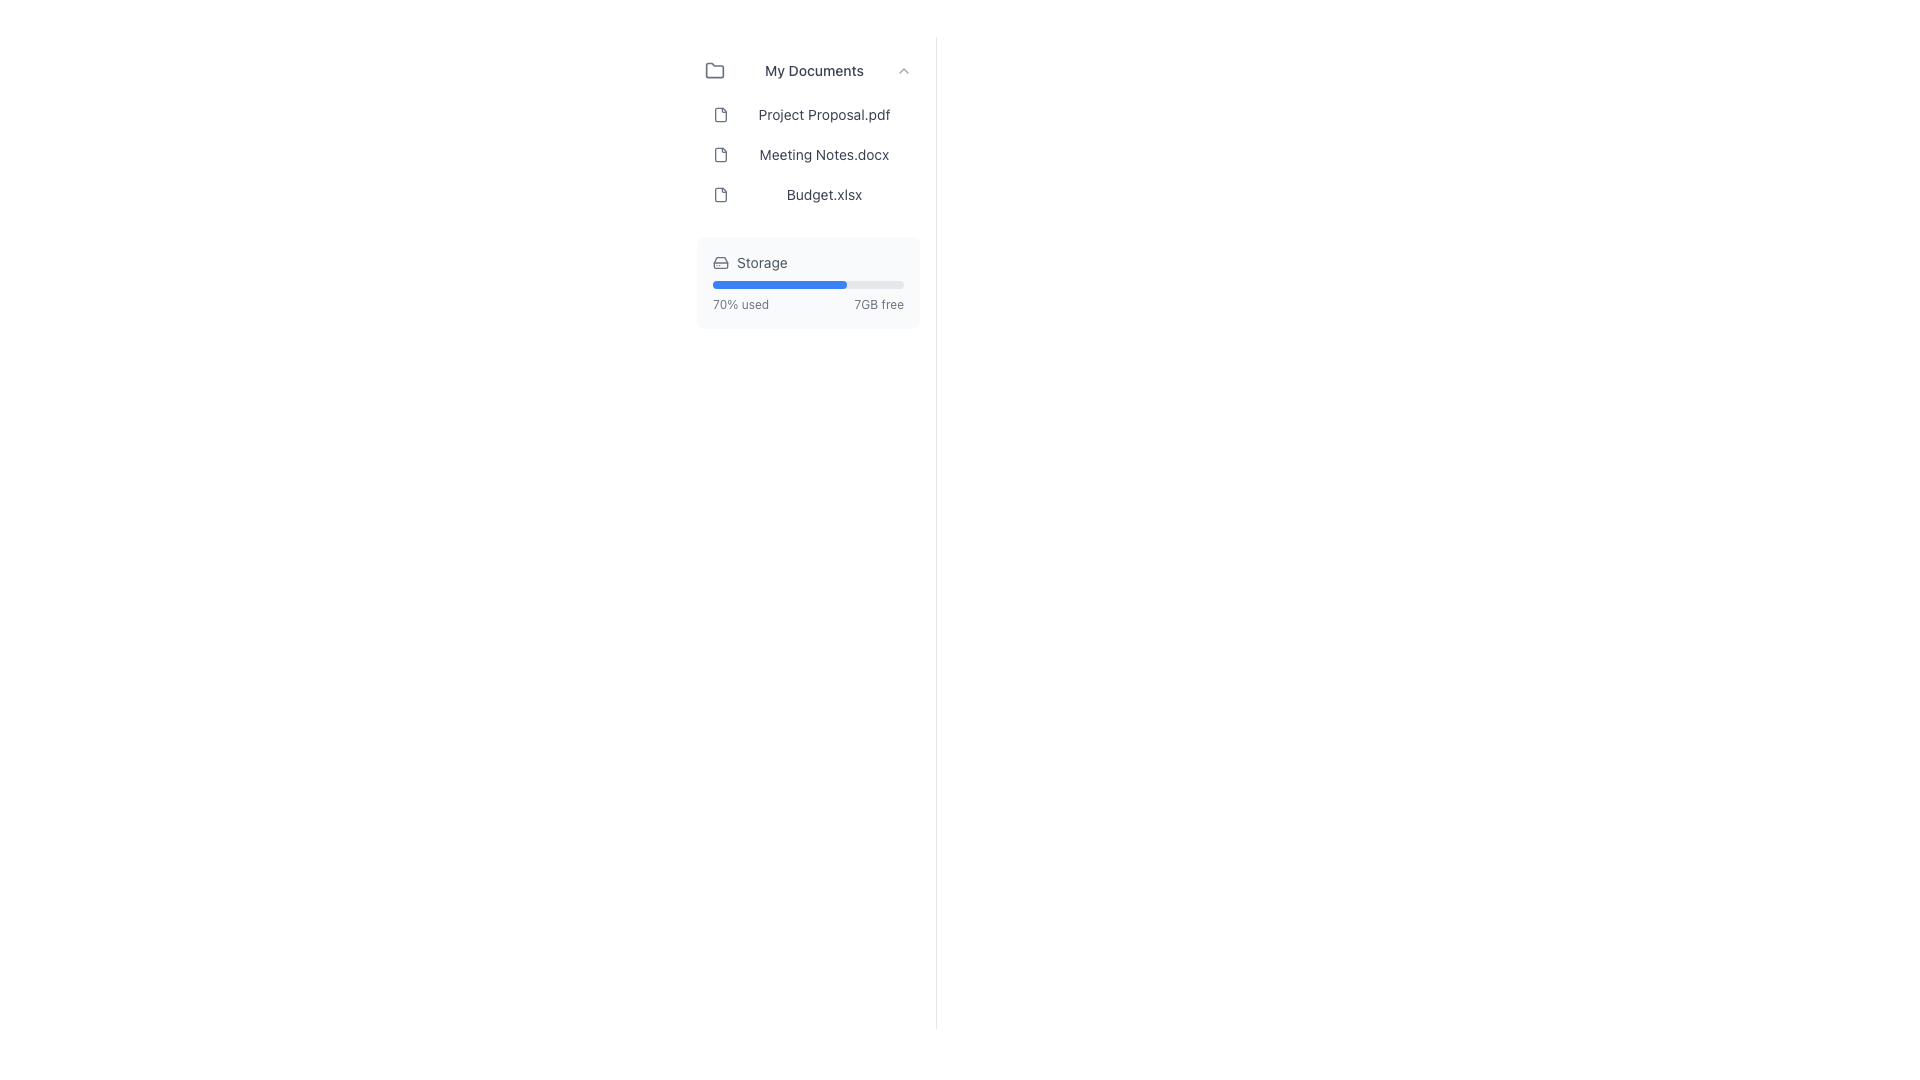 This screenshot has width=1920, height=1080. What do you see at coordinates (812, 115) in the screenshot?
I see `on the file list item labeled 'Project Proposal.pdf'` at bounding box center [812, 115].